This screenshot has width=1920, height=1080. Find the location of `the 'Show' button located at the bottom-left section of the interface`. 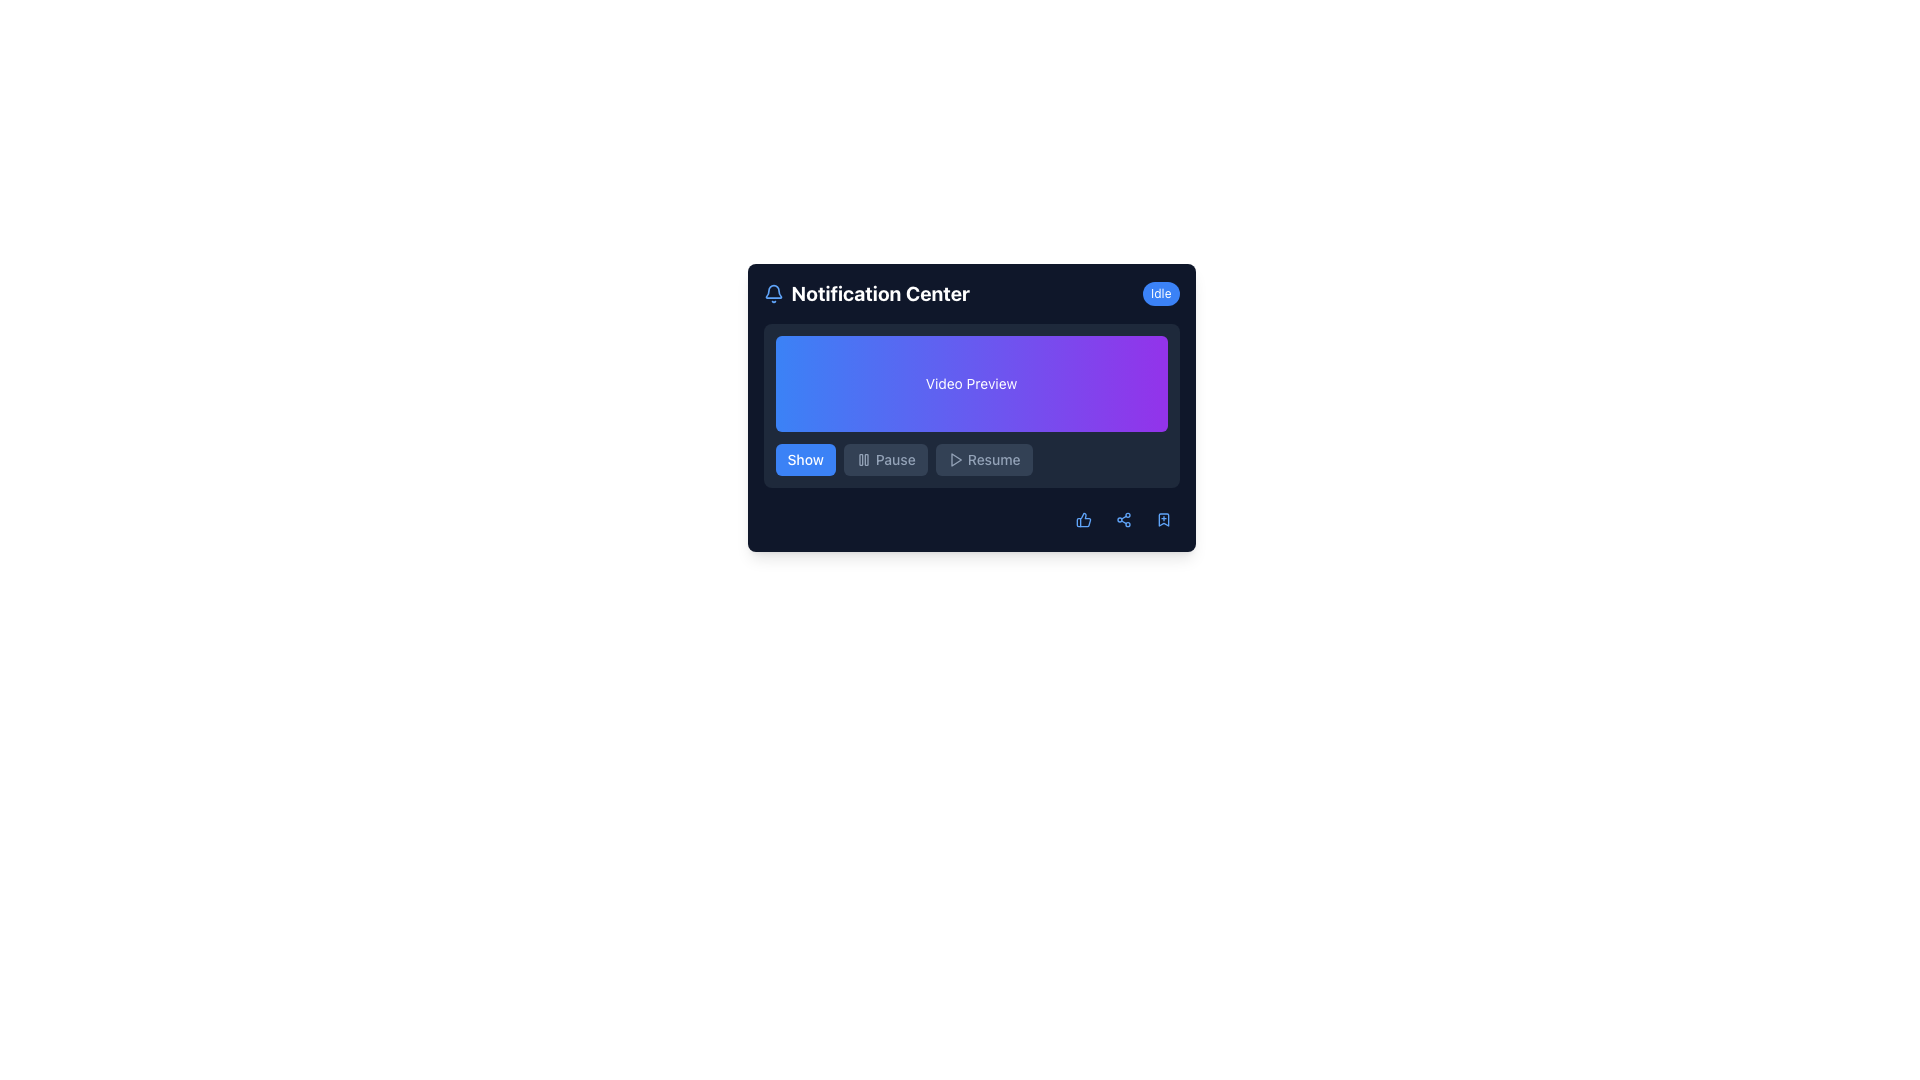

the 'Show' button located at the bottom-left section of the interface is located at coordinates (805, 459).